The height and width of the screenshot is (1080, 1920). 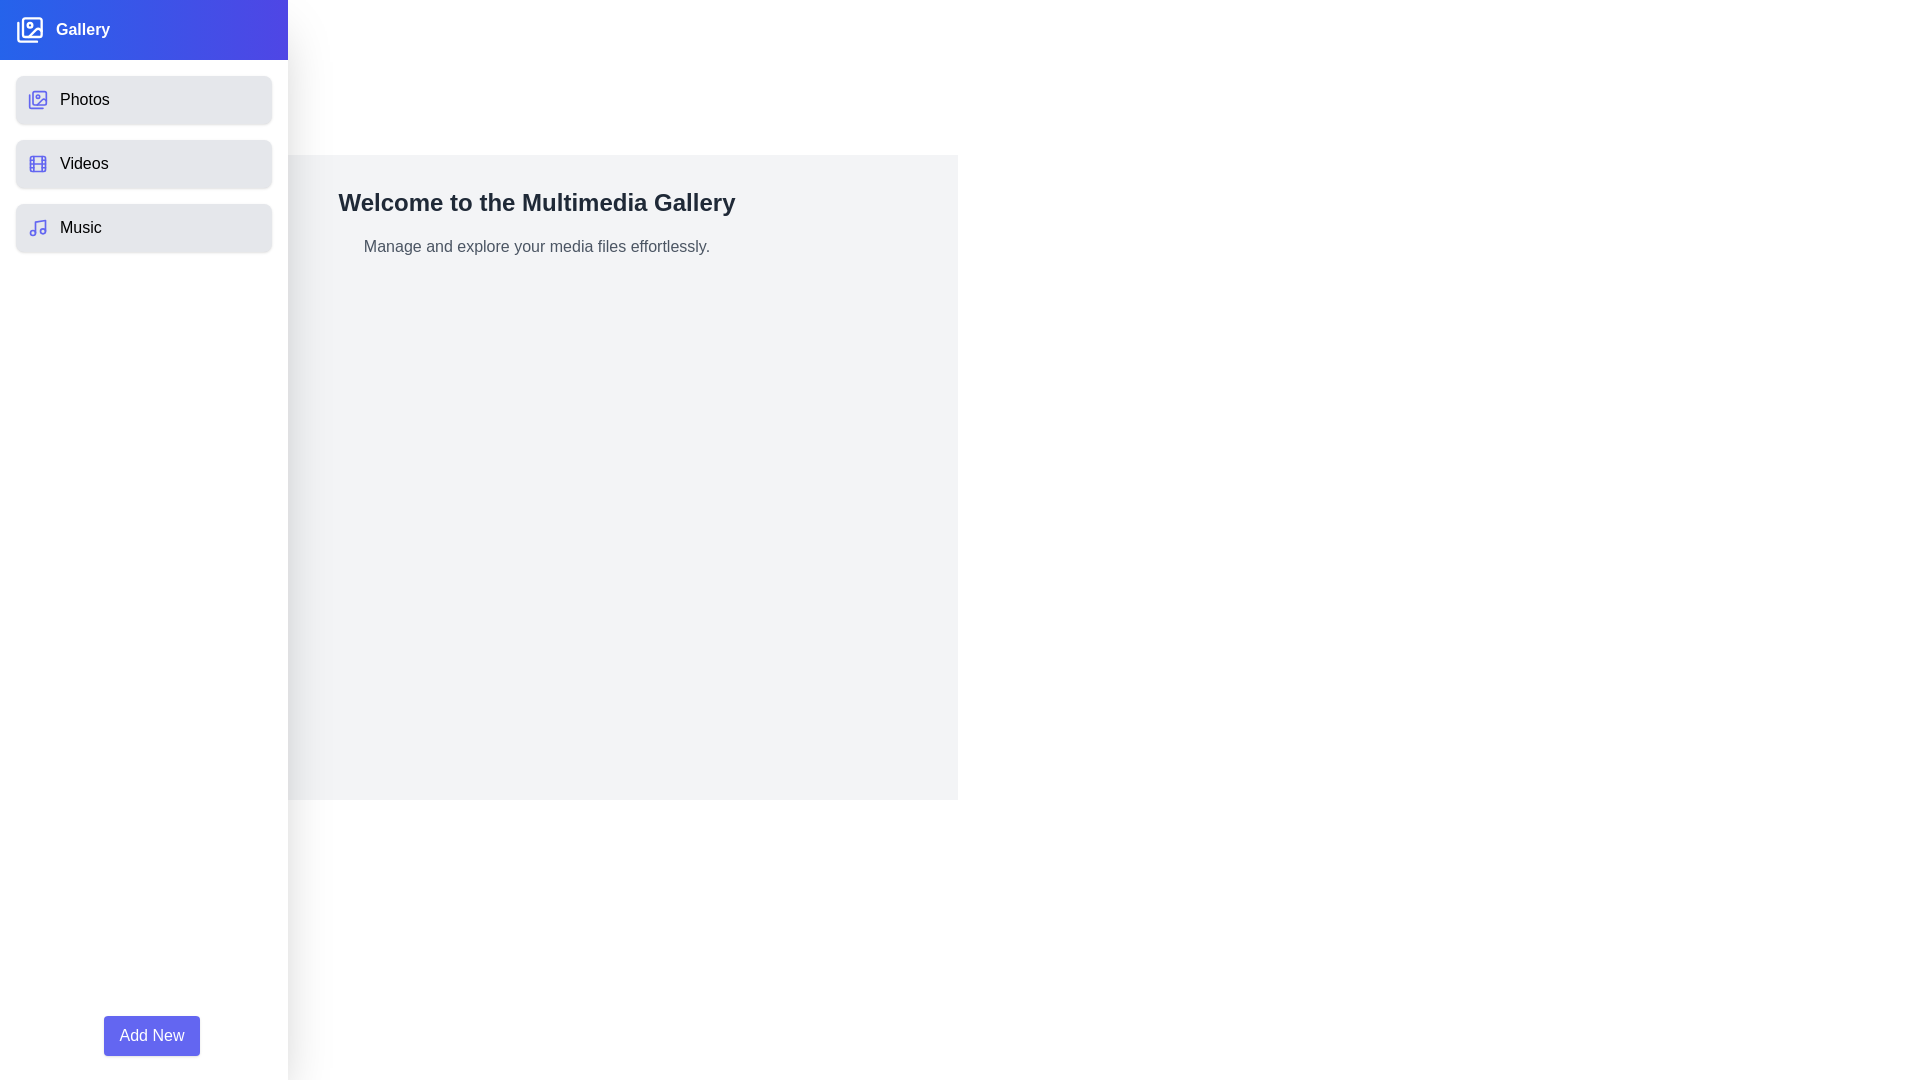 I want to click on the 'Add New' button, so click(x=151, y=1035).